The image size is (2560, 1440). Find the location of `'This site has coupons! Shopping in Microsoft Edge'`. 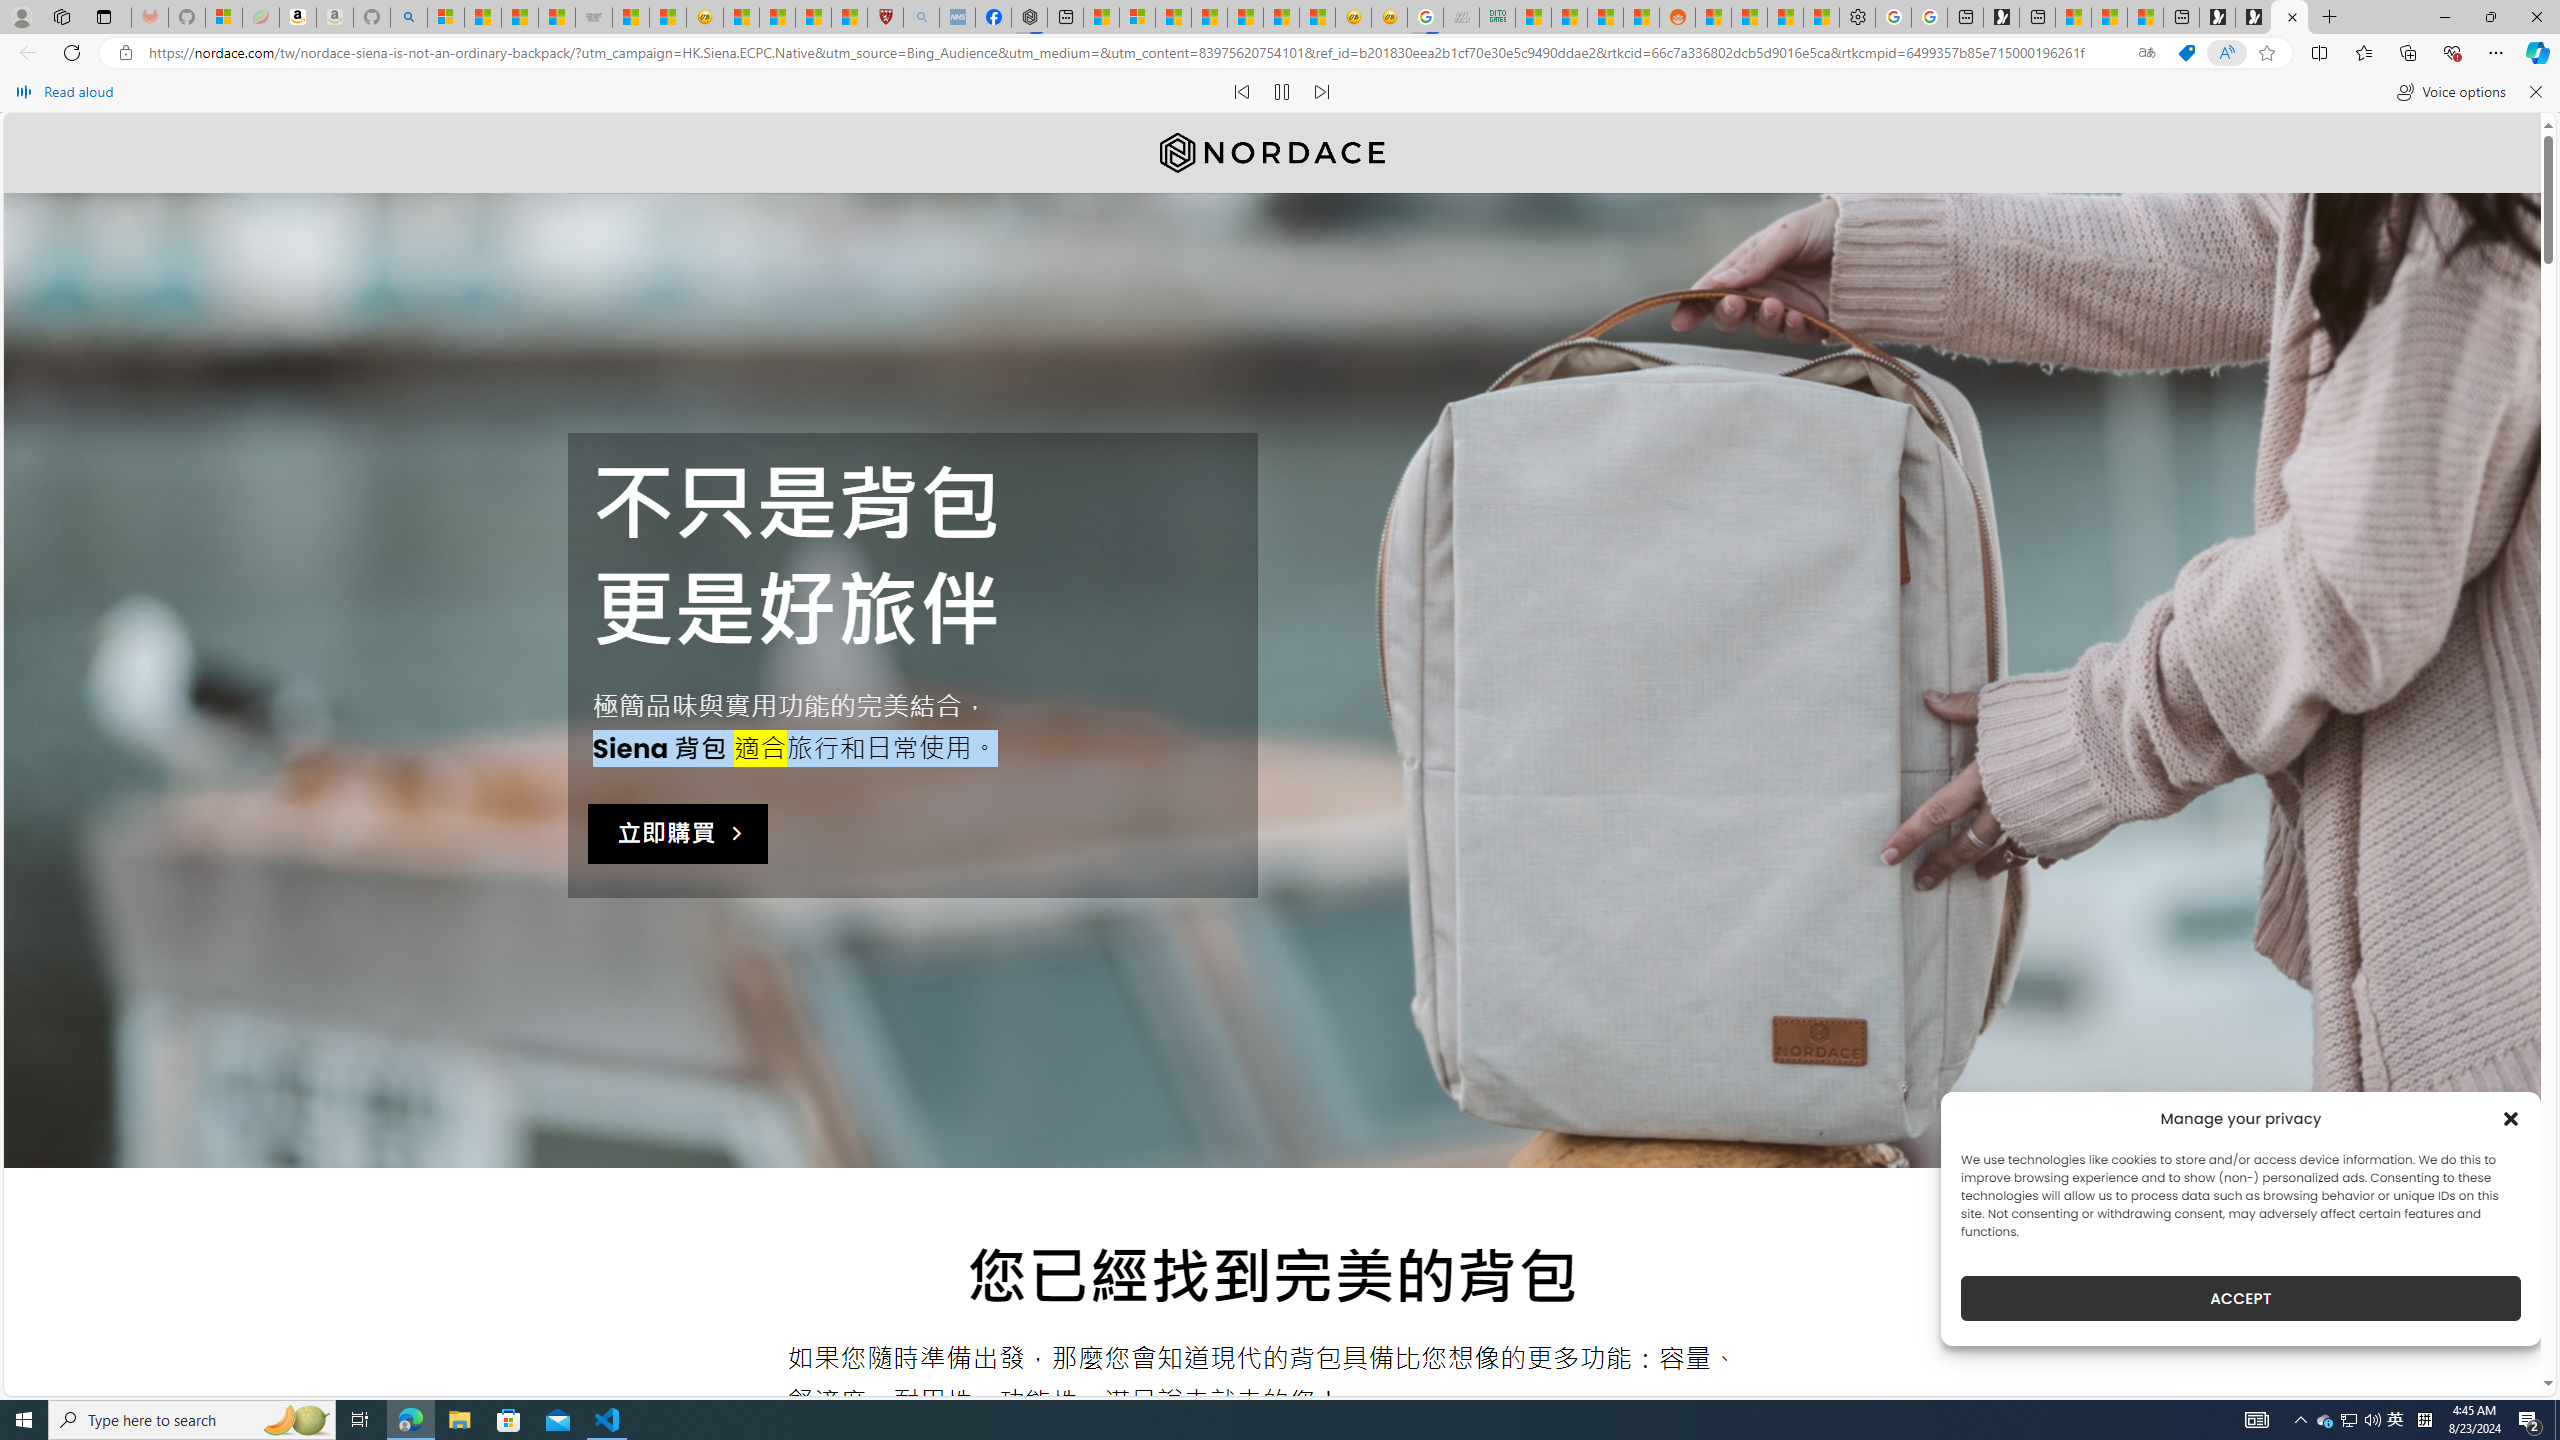

'This site has coupons! Shopping in Microsoft Edge' is located at coordinates (2185, 53).